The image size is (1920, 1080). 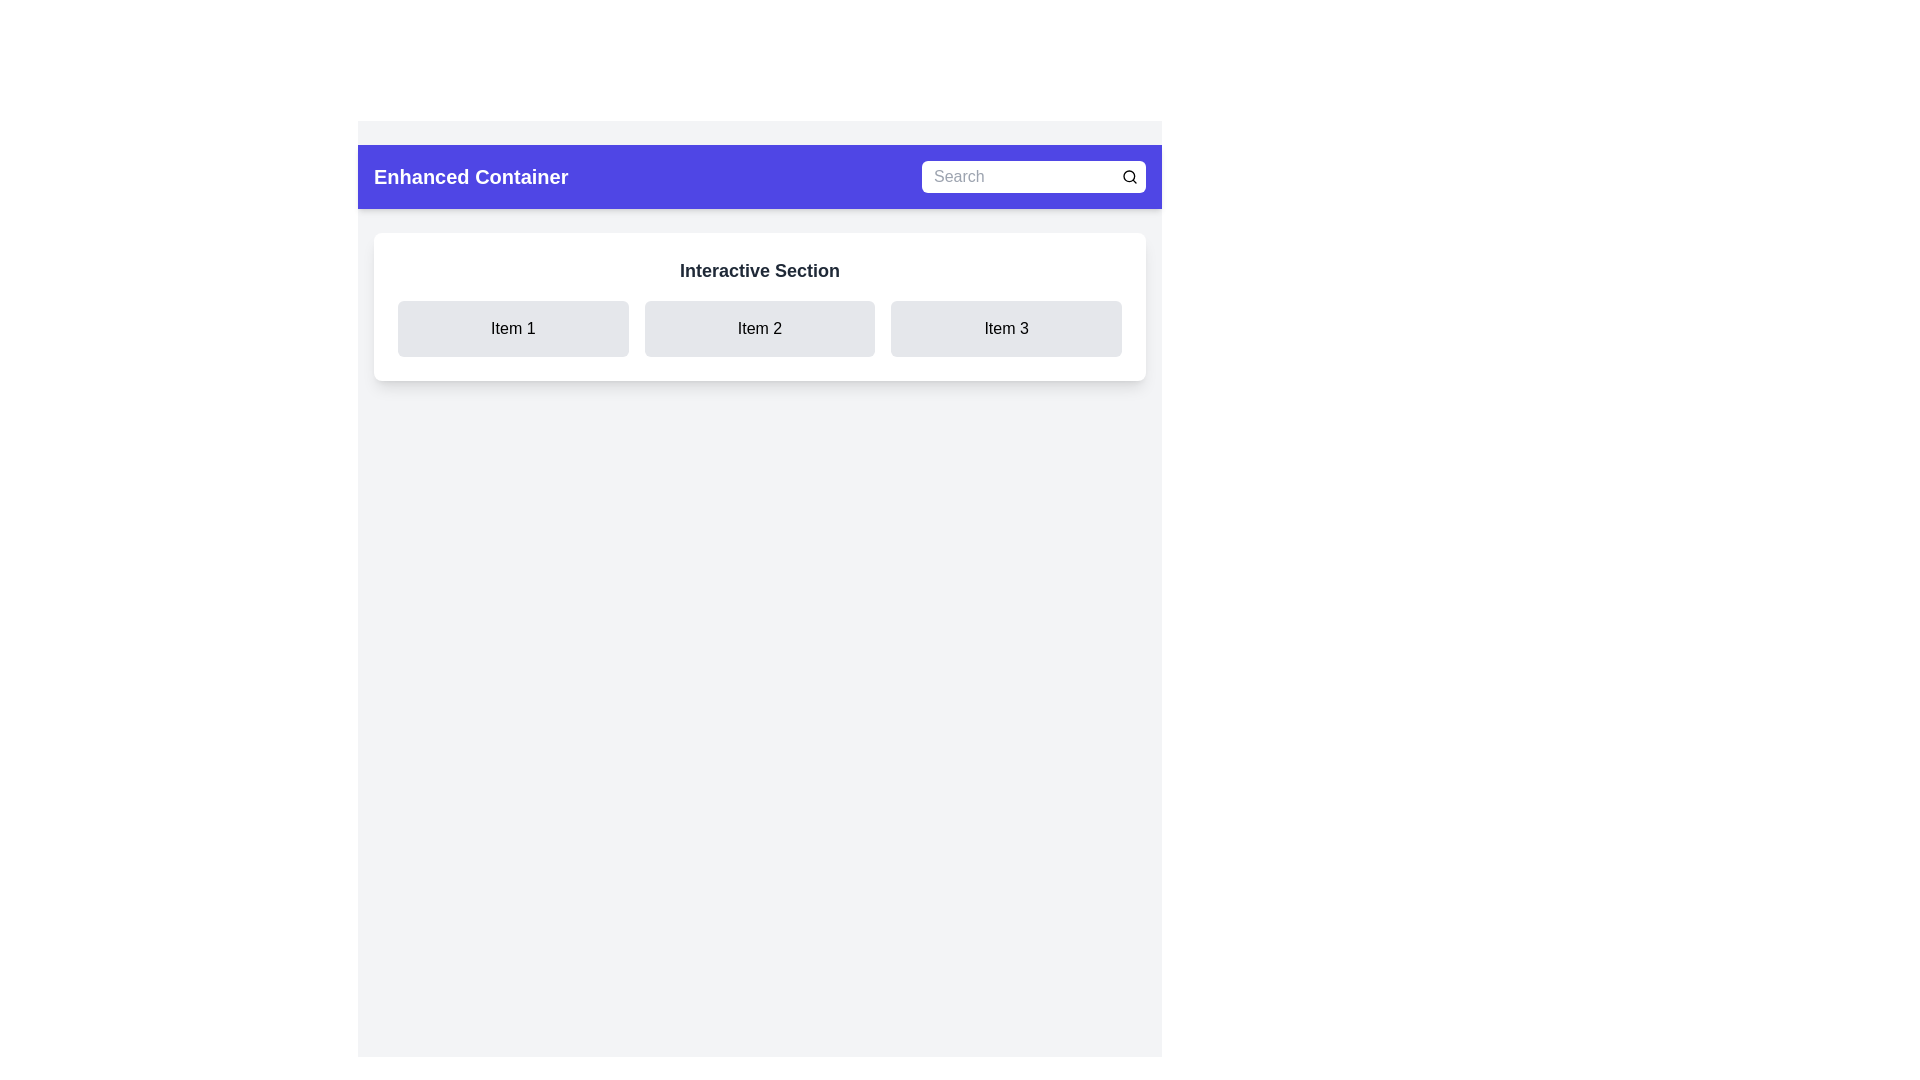 What do you see at coordinates (1129, 176) in the screenshot?
I see `the search icon located in the top-right corner of the application, next to the 'Search' input field` at bounding box center [1129, 176].